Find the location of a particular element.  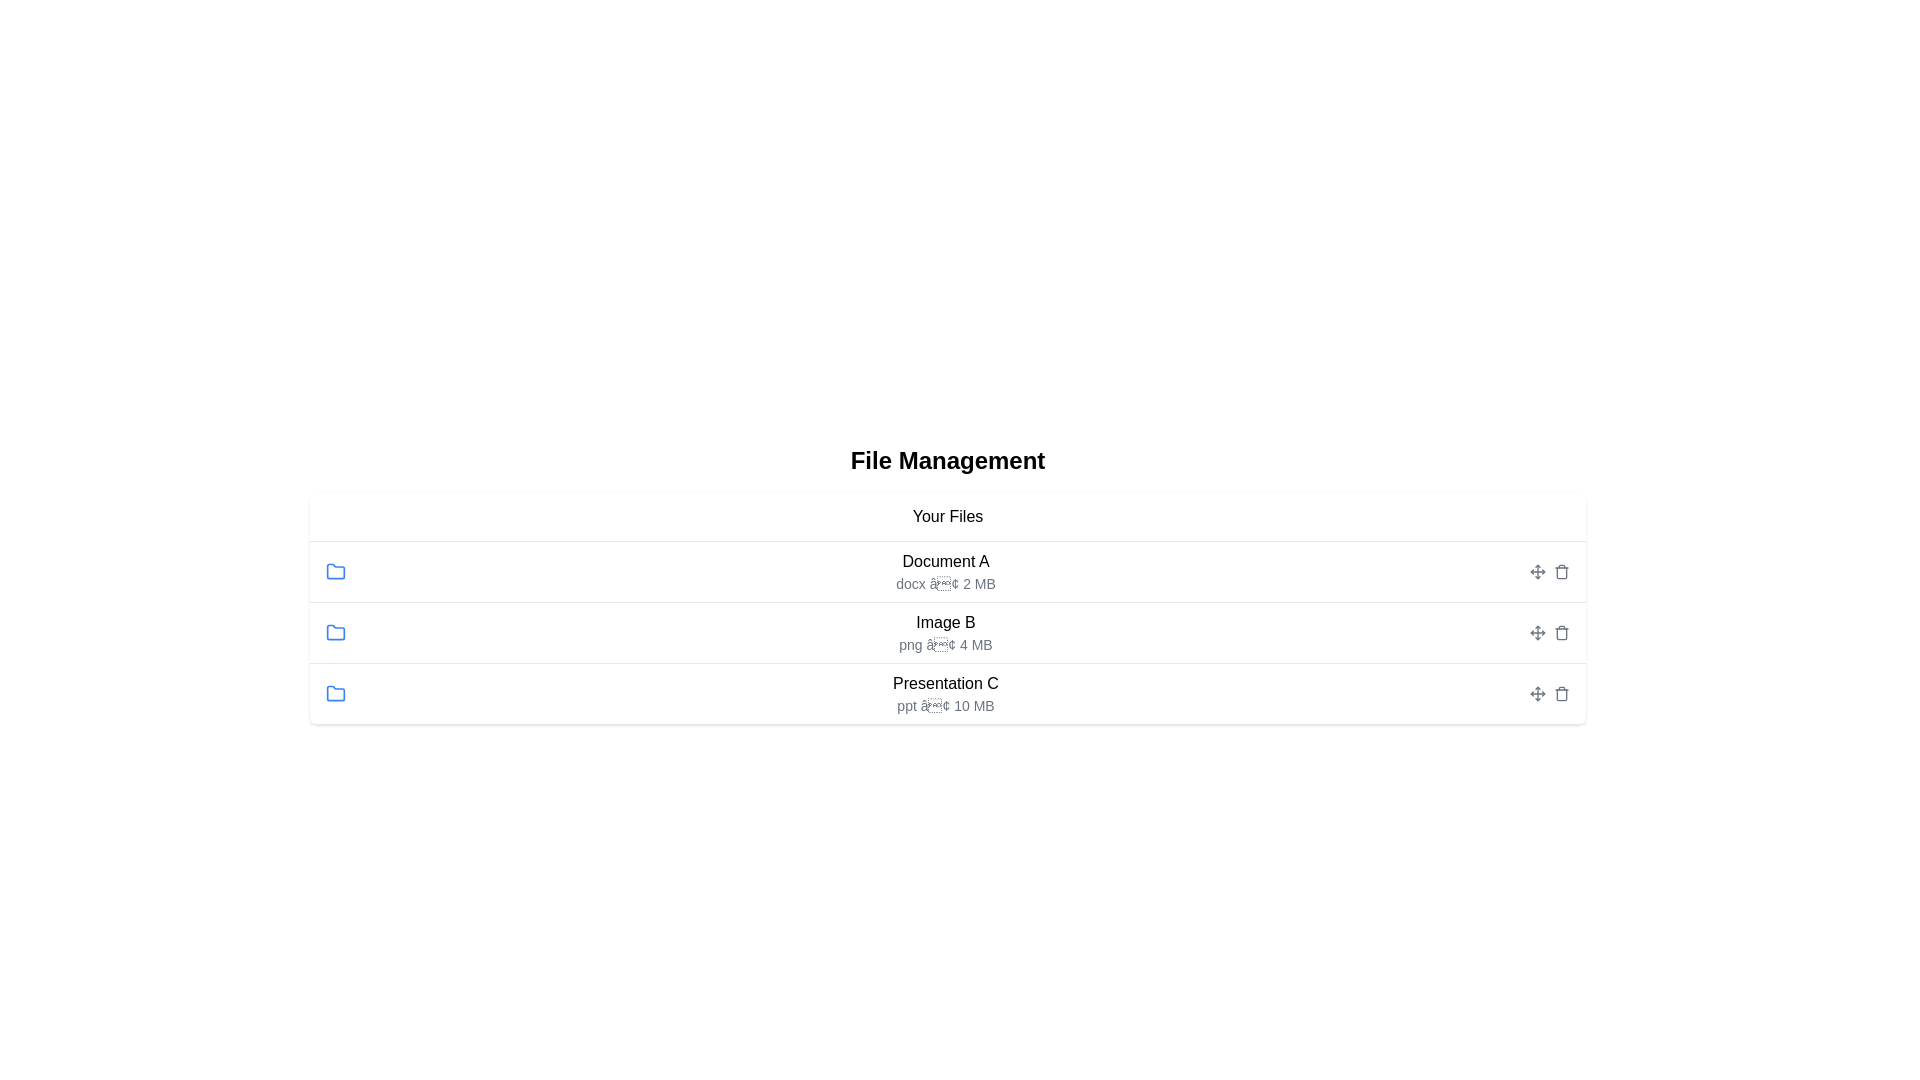

the folder icon representing 'Image B' in the file management system to visually identify its type is located at coordinates (336, 632).